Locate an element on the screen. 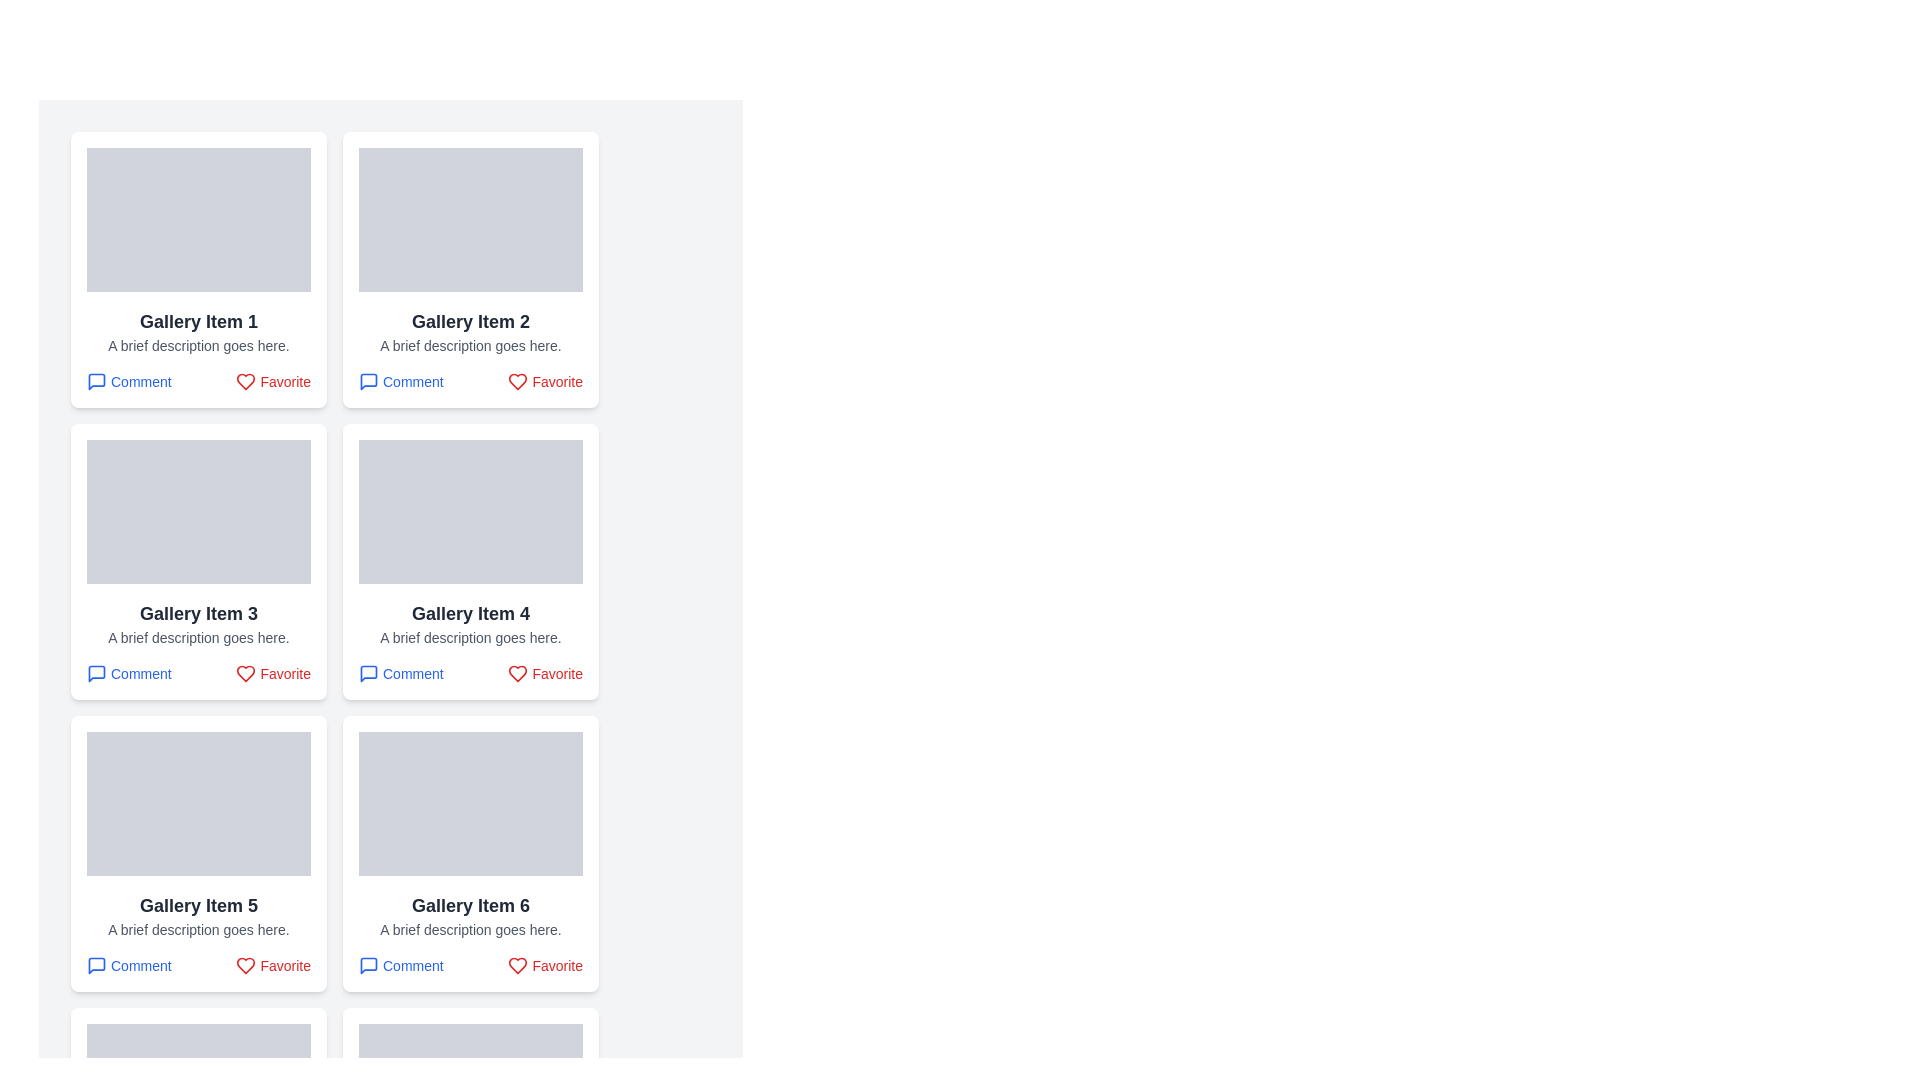 This screenshot has width=1920, height=1080. the light gray rectangular placeholder at the top of 'Gallery Item 6' card component, which is located in the last column of the grid layout is located at coordinates (469, 802).